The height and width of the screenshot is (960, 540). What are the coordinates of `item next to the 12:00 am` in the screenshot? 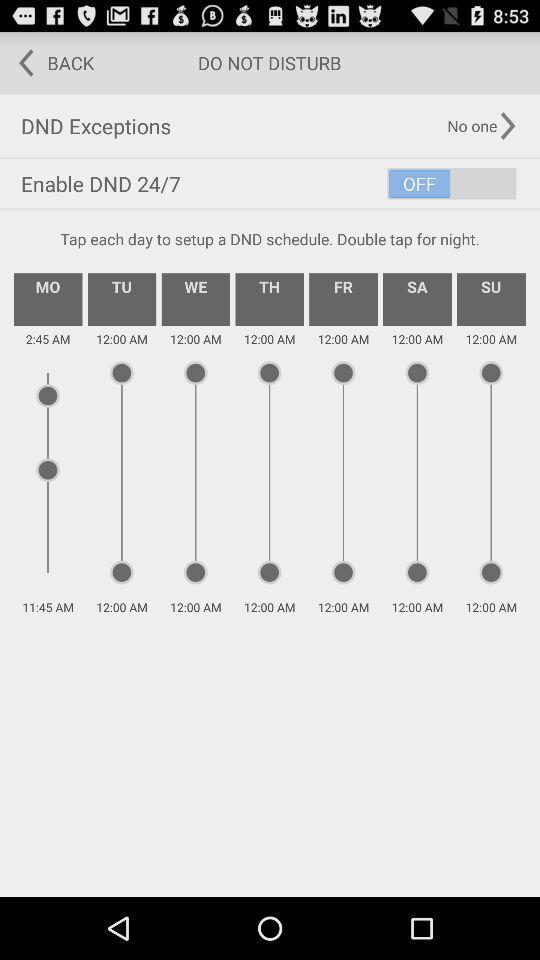 It's located at (195, 298).